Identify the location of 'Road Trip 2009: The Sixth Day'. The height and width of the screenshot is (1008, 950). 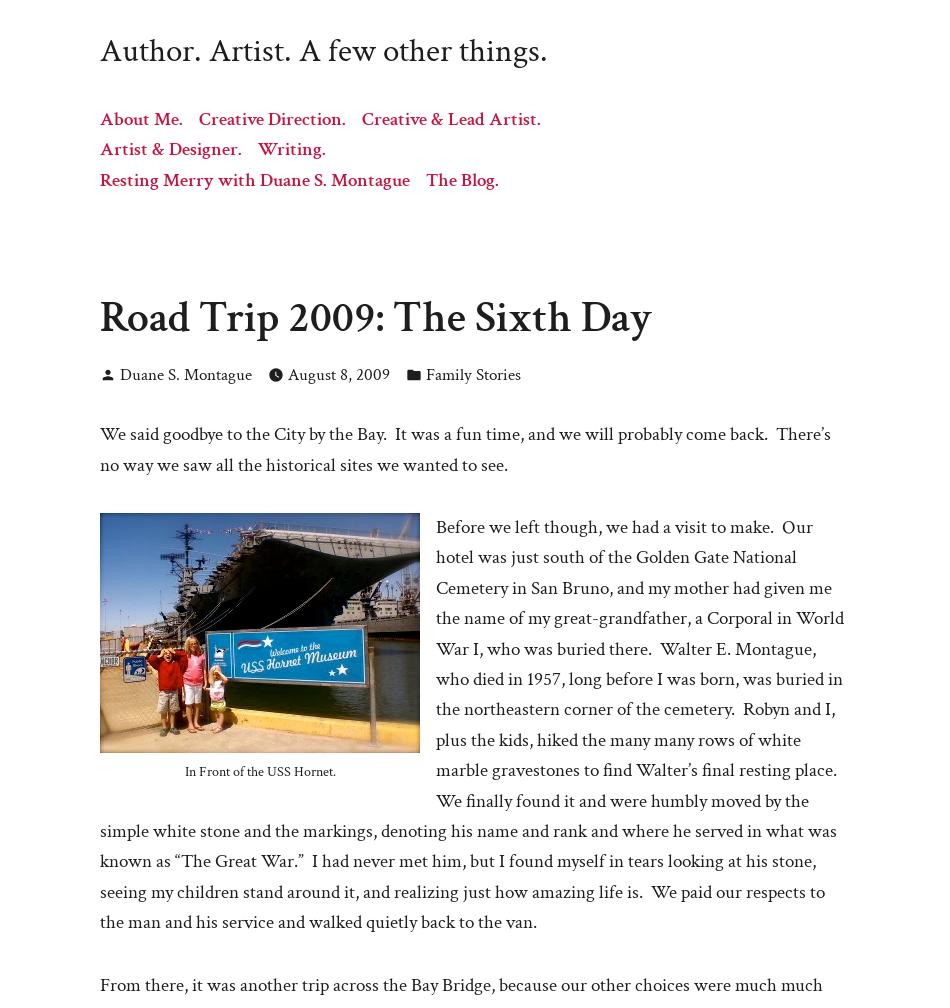
(375, 316).